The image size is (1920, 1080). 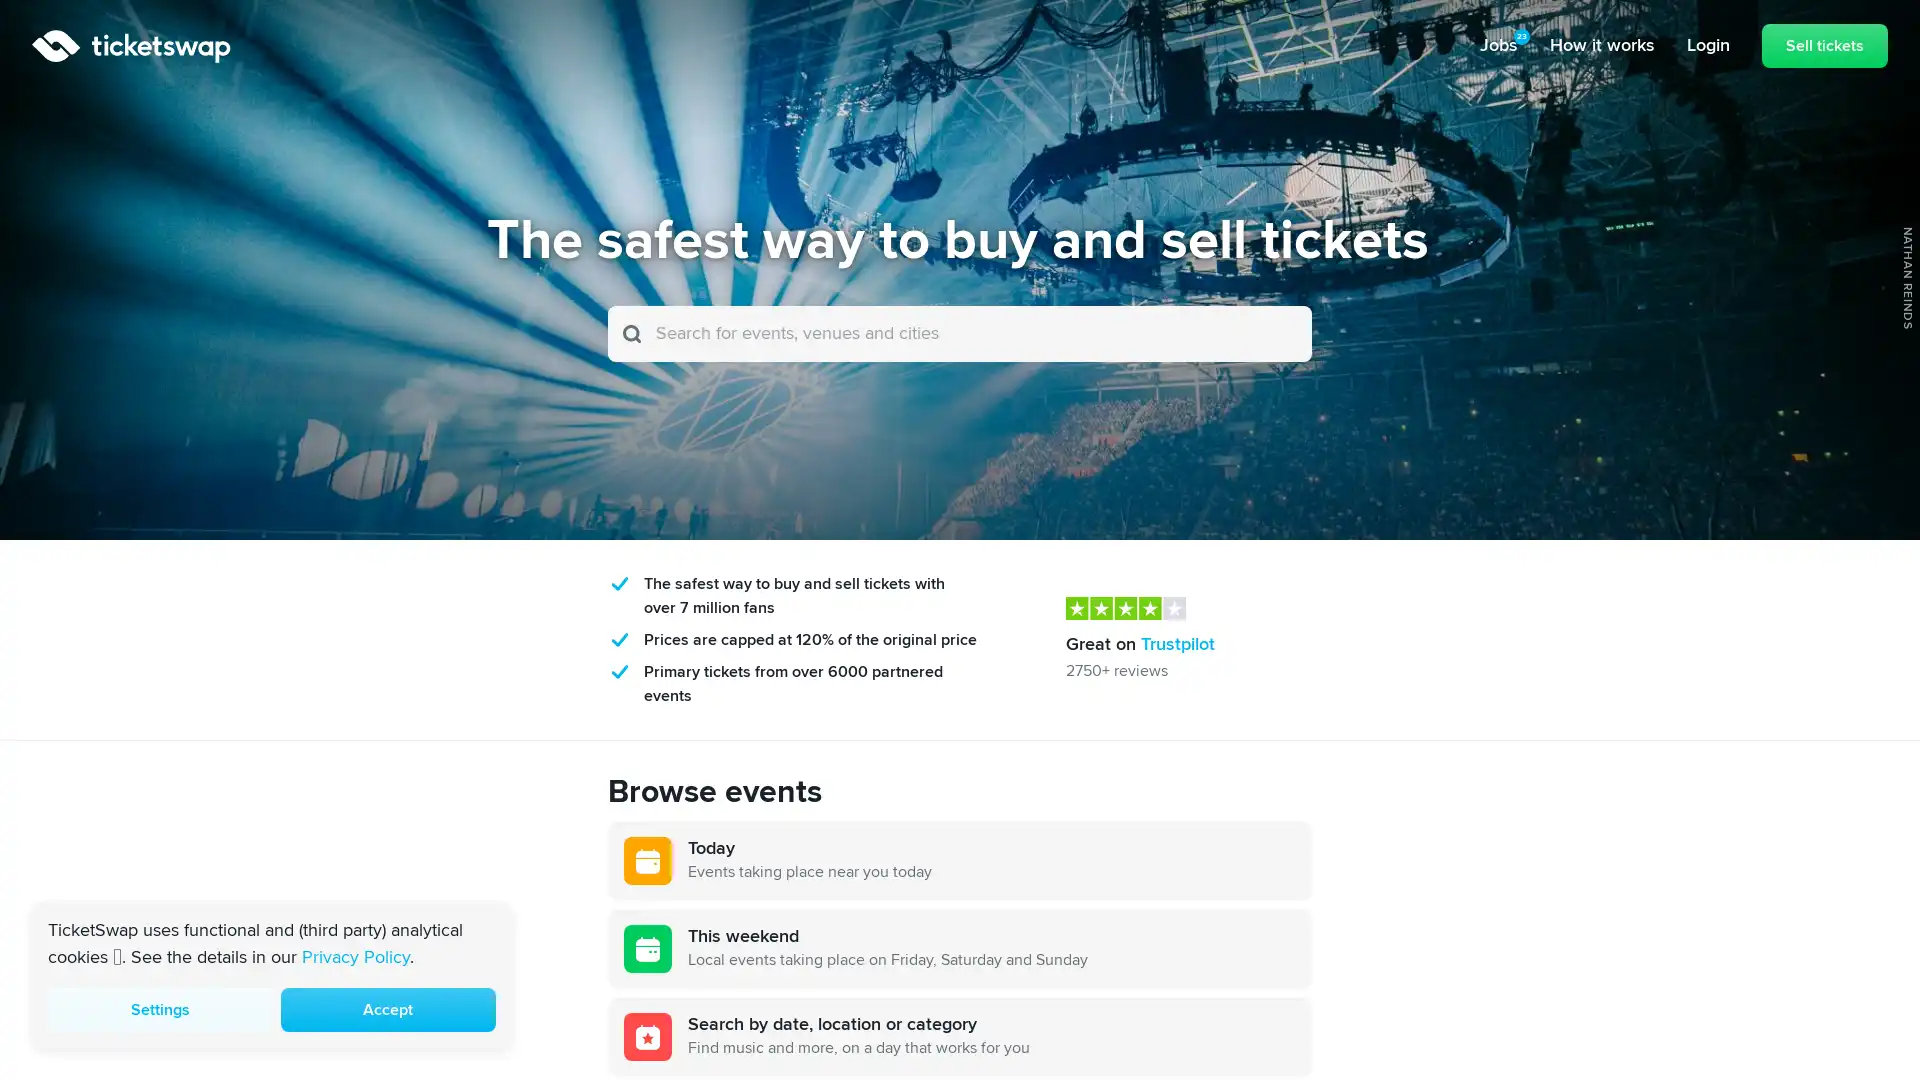 I want to click on Settings, so click(x=158, y=1010).